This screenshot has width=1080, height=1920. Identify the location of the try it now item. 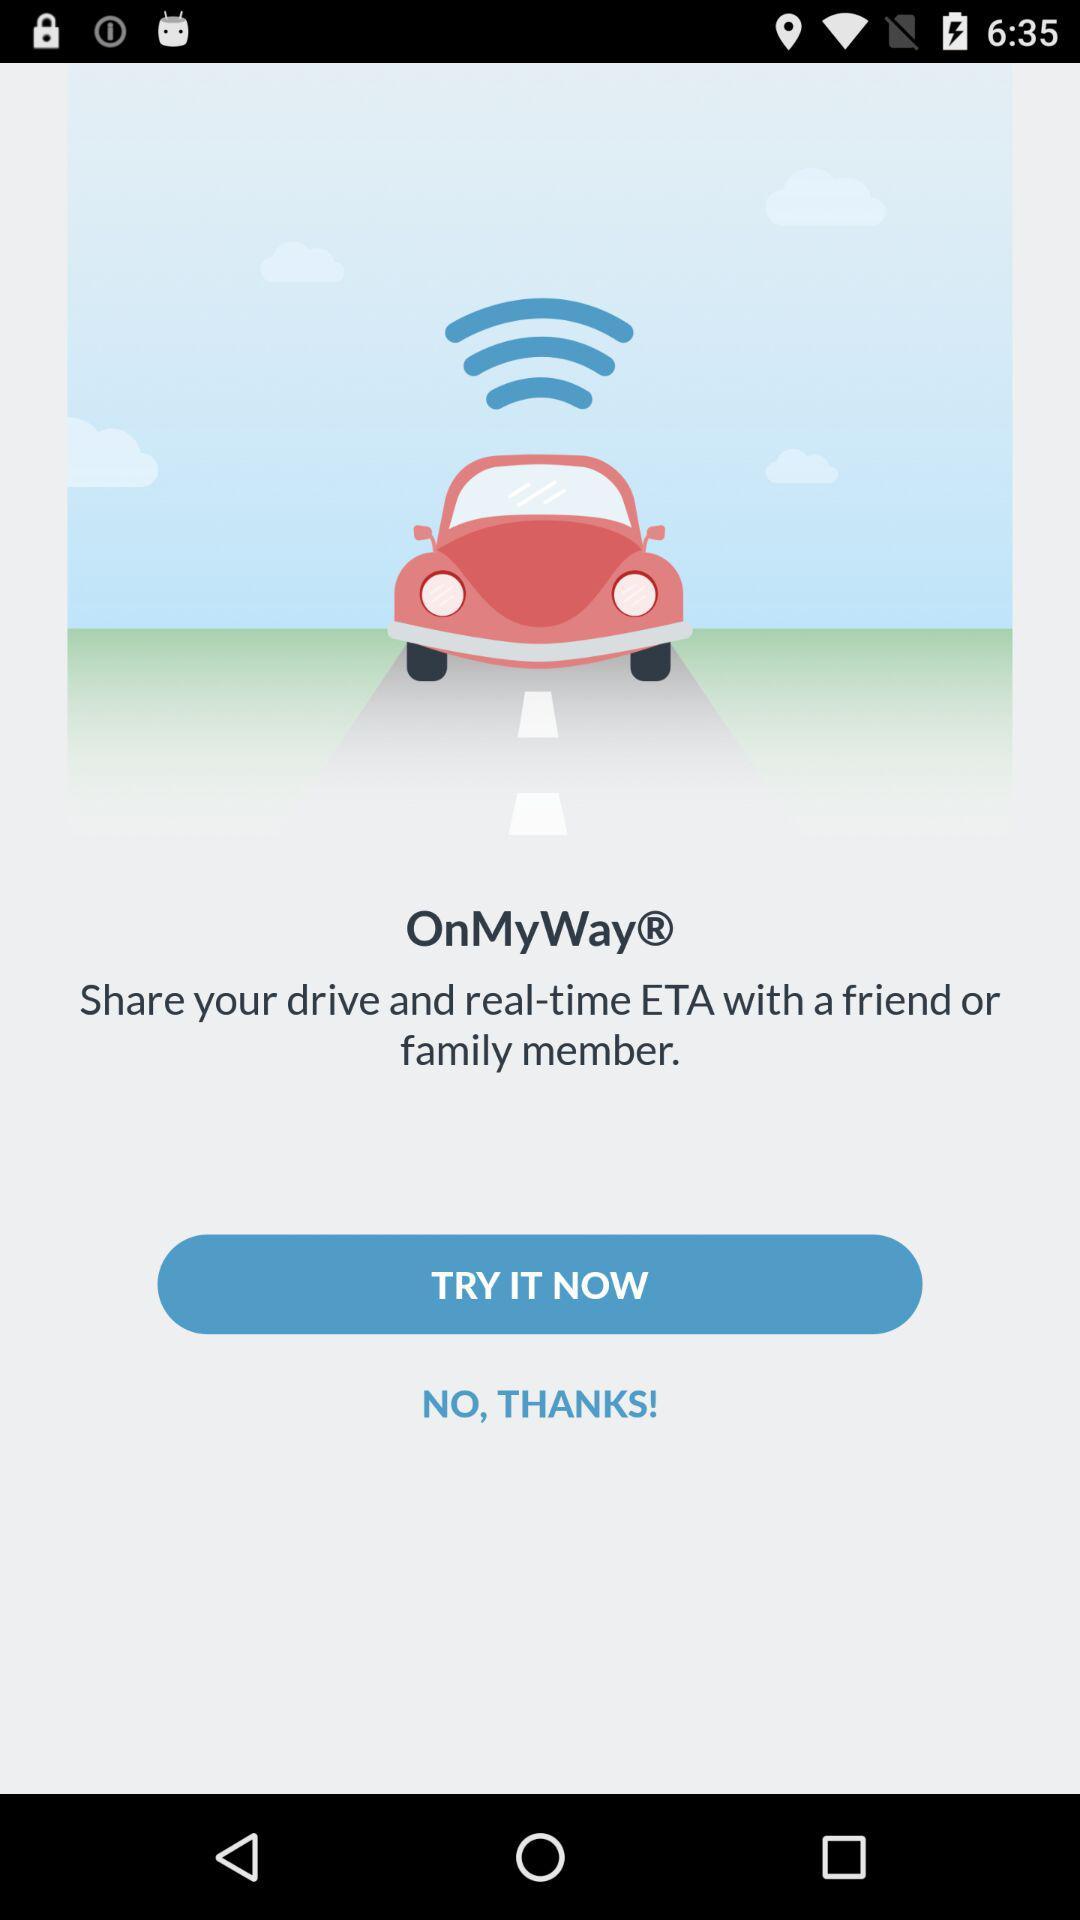
(540, 1284).